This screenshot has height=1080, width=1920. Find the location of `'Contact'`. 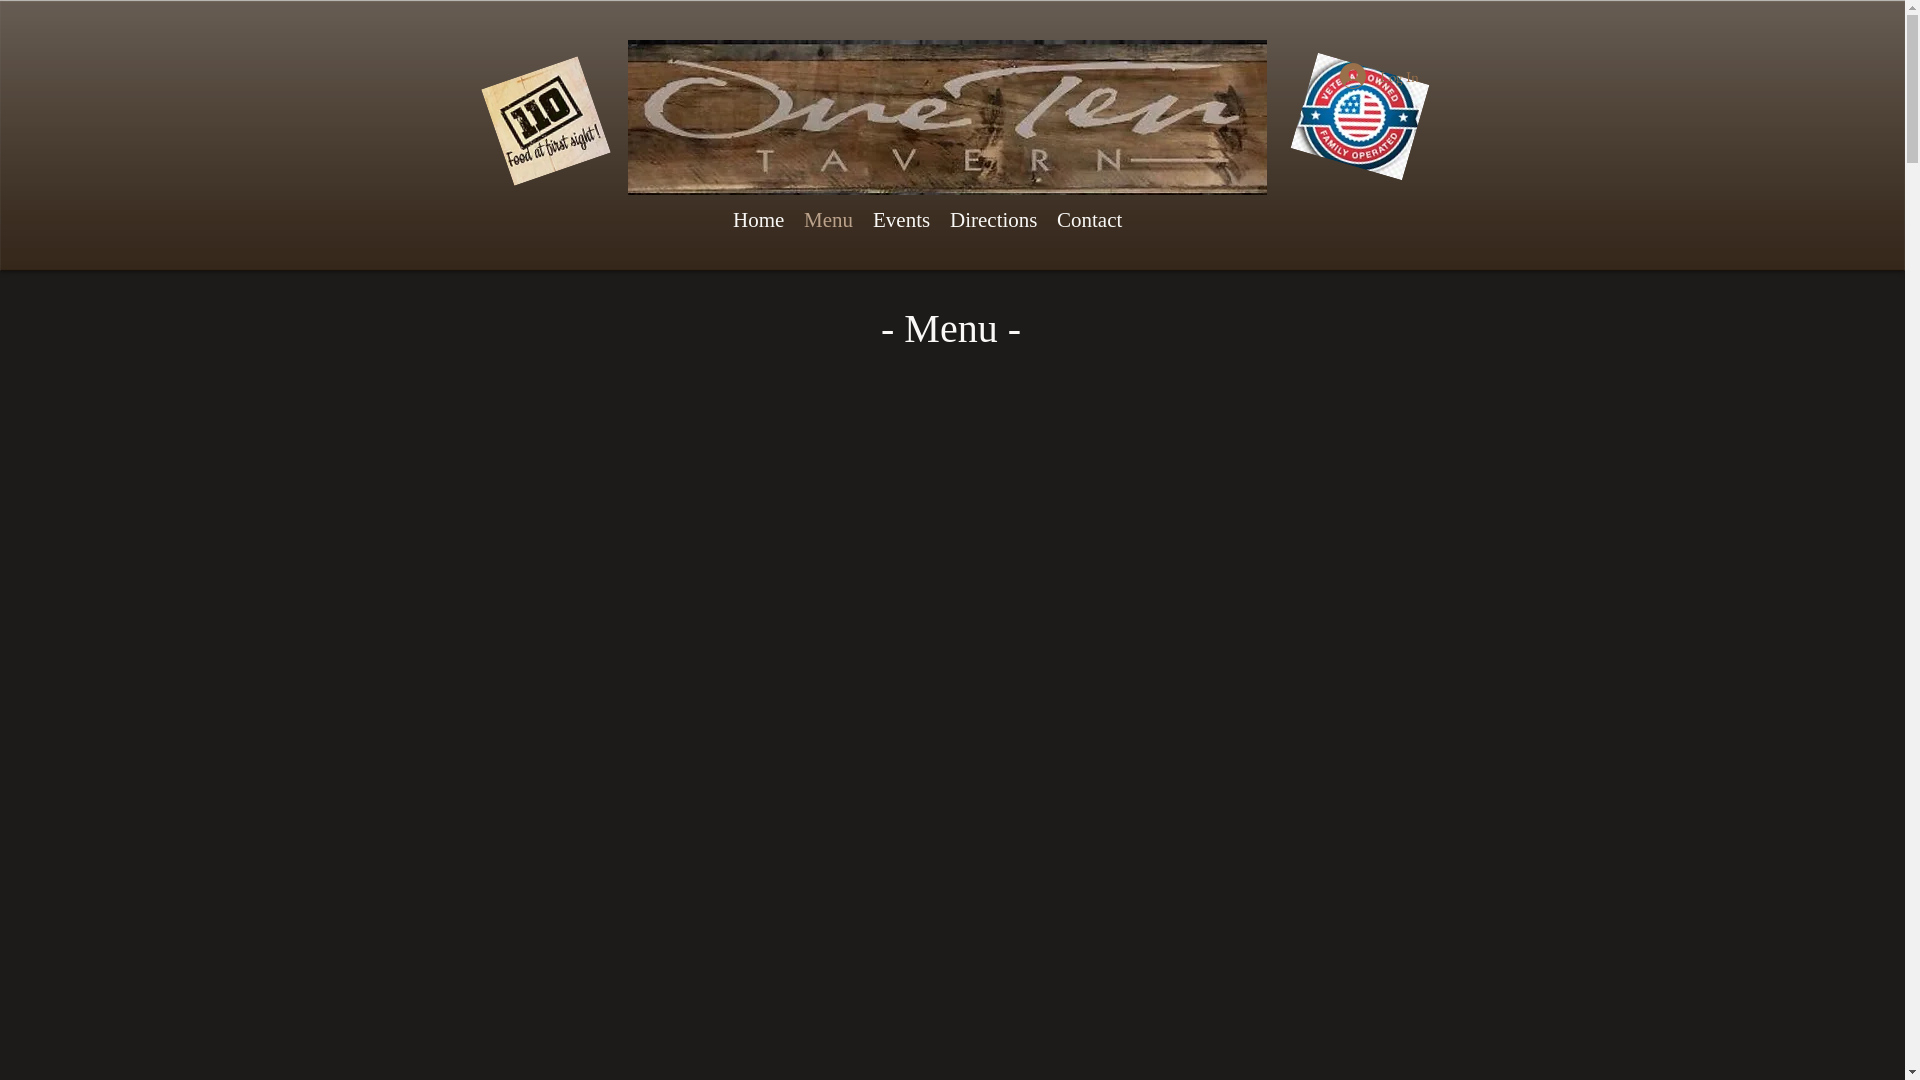

'Contact' is located at coordinates (1088, 219).